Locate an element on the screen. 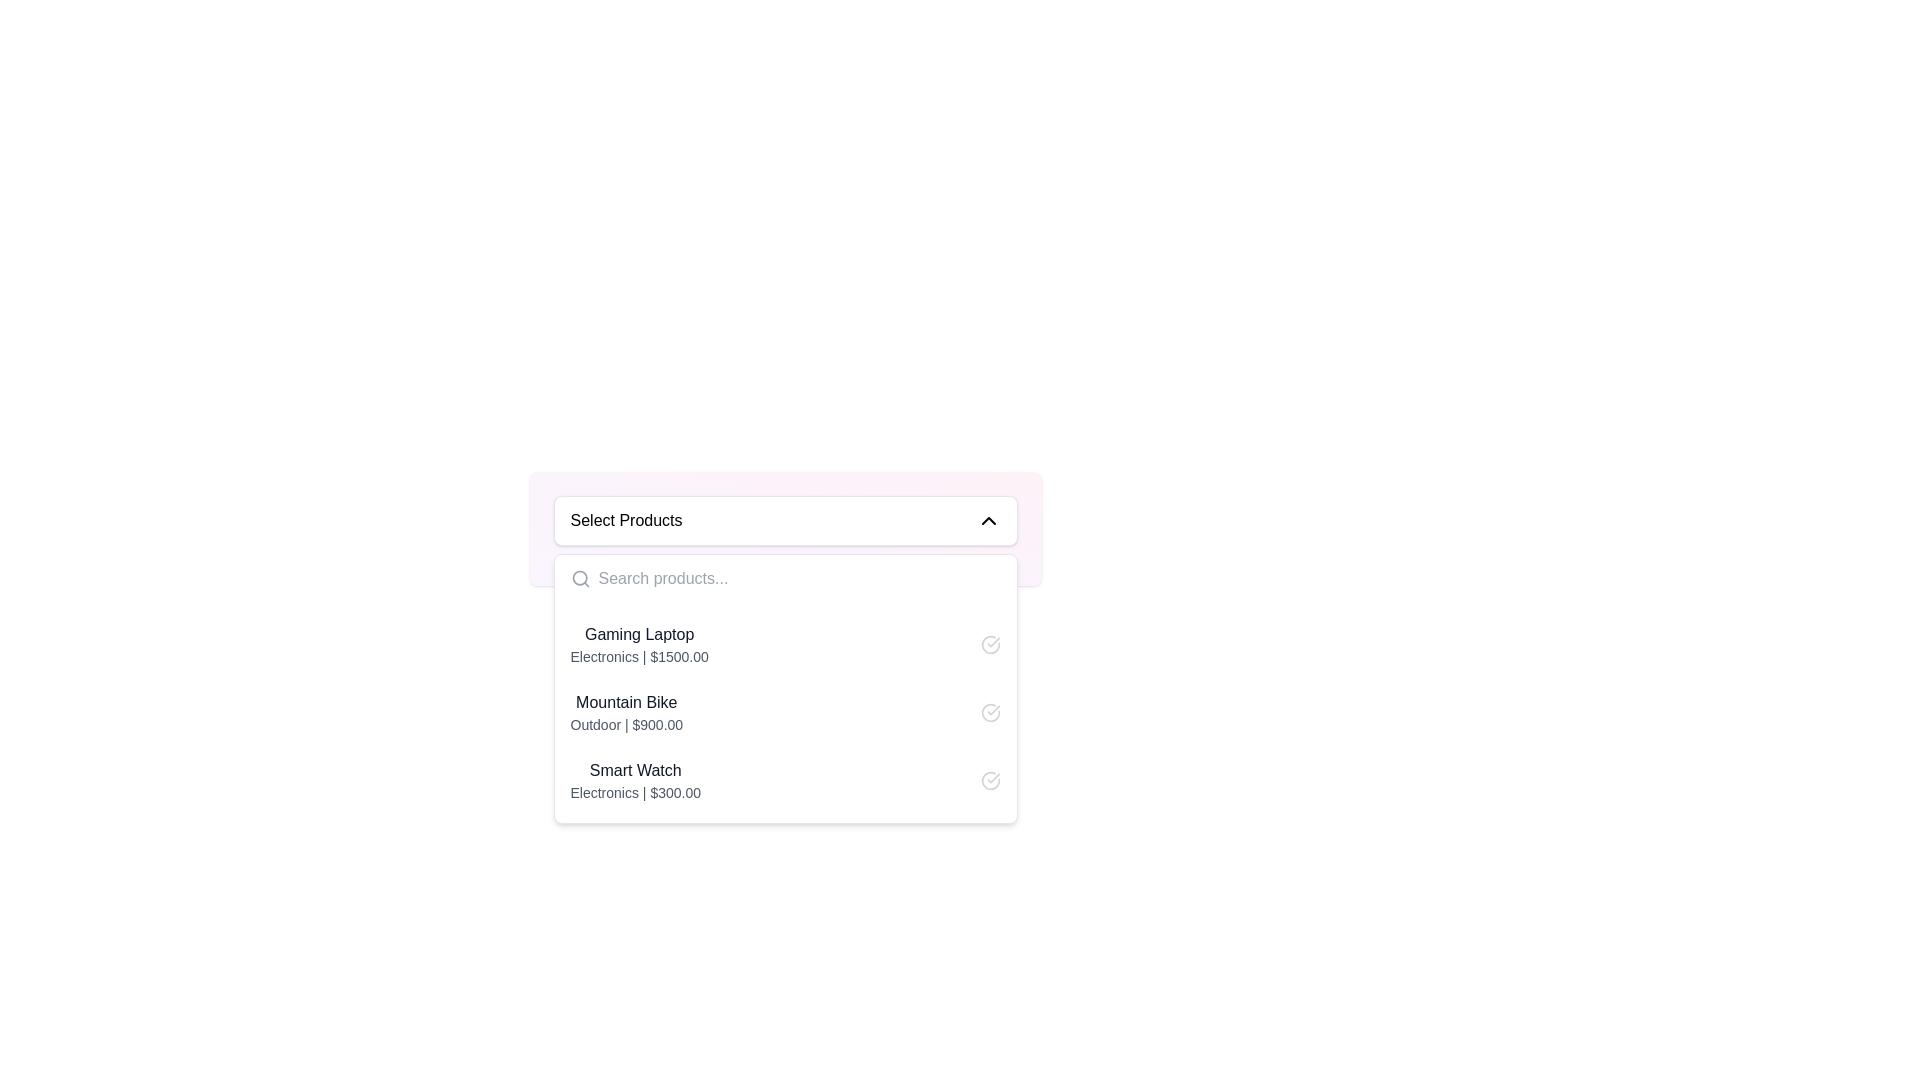 The width and height of the screenshot is (1920, 1080). the chevron icon used for toggling the dropdown menu, located at the top-right corner of the 'Select Products' component, to observe possible visual feedback is located at coordinates (988, 519).